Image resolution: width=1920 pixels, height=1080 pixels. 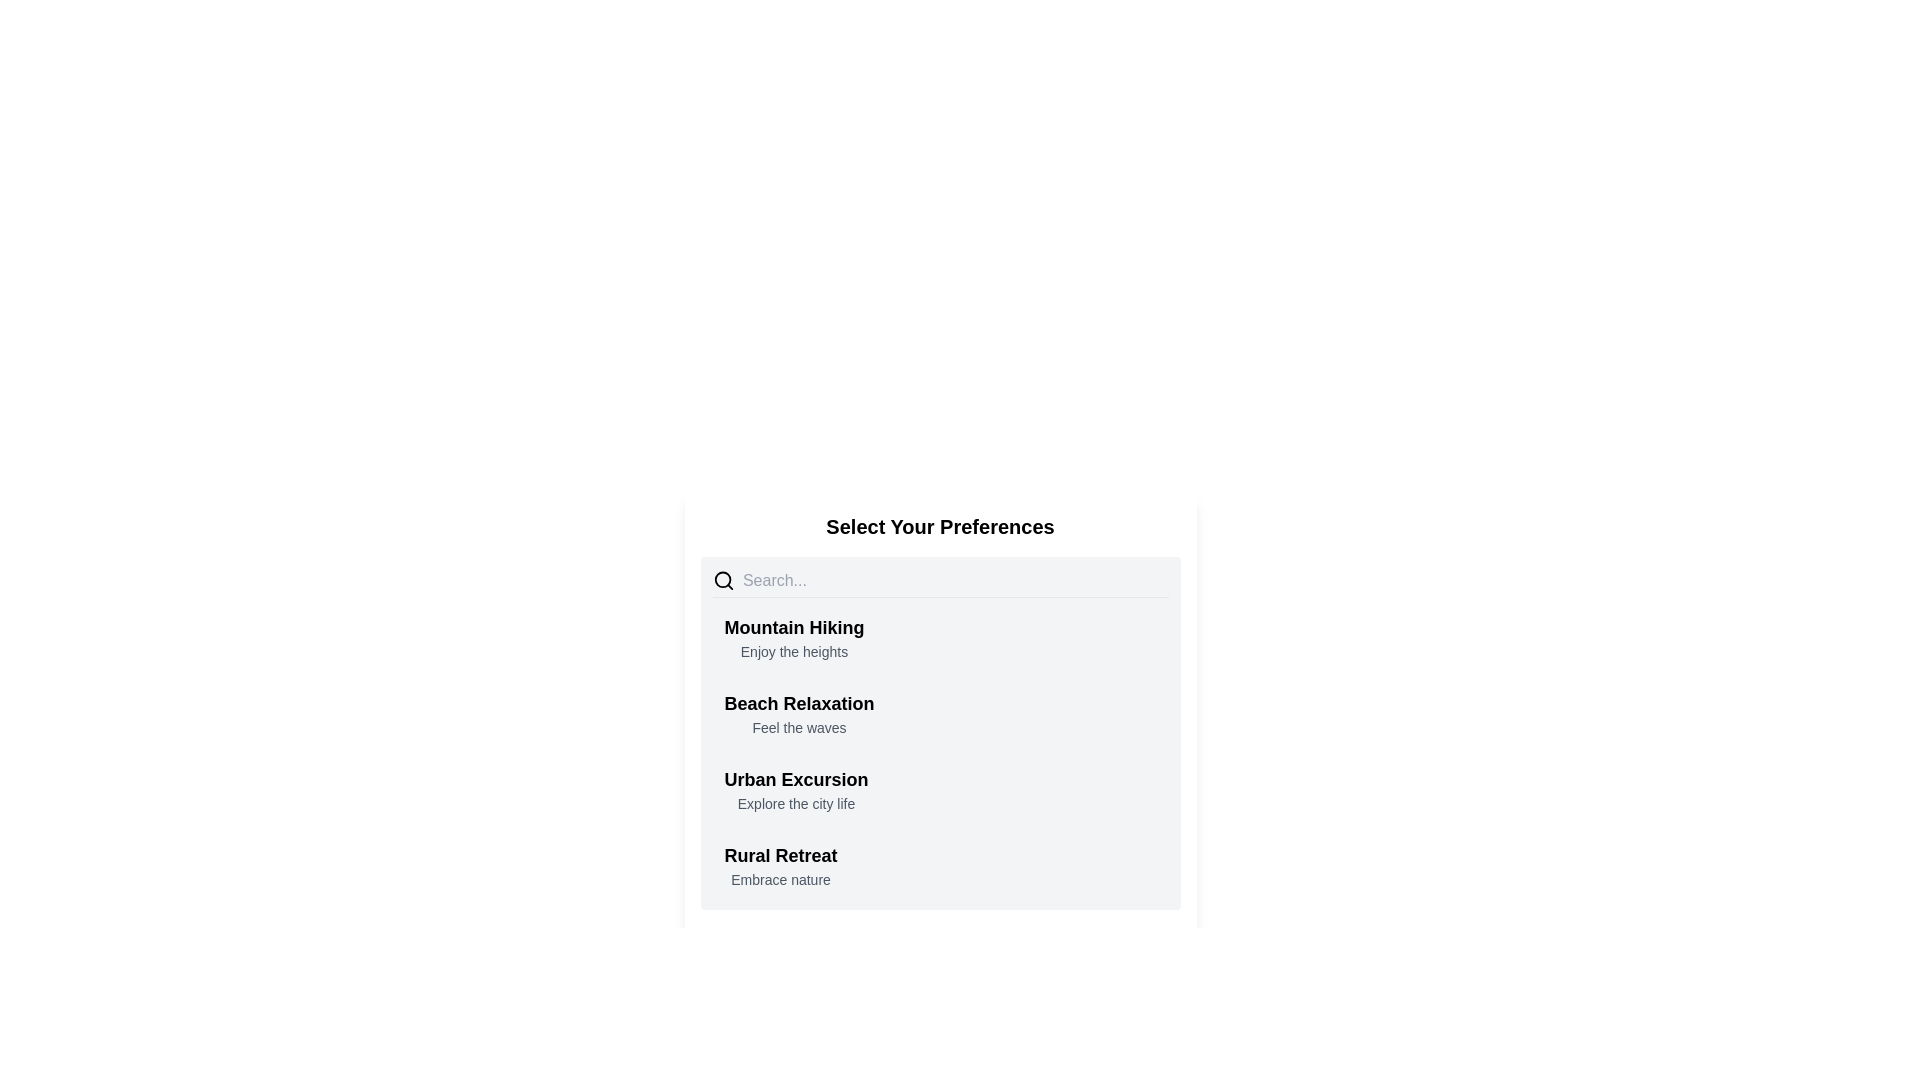 What do you see at coordinates (939, 865) in the screenshot?
I see `the 'Rural Retreat' preference in the list of options` at bounding box center [939, 865].